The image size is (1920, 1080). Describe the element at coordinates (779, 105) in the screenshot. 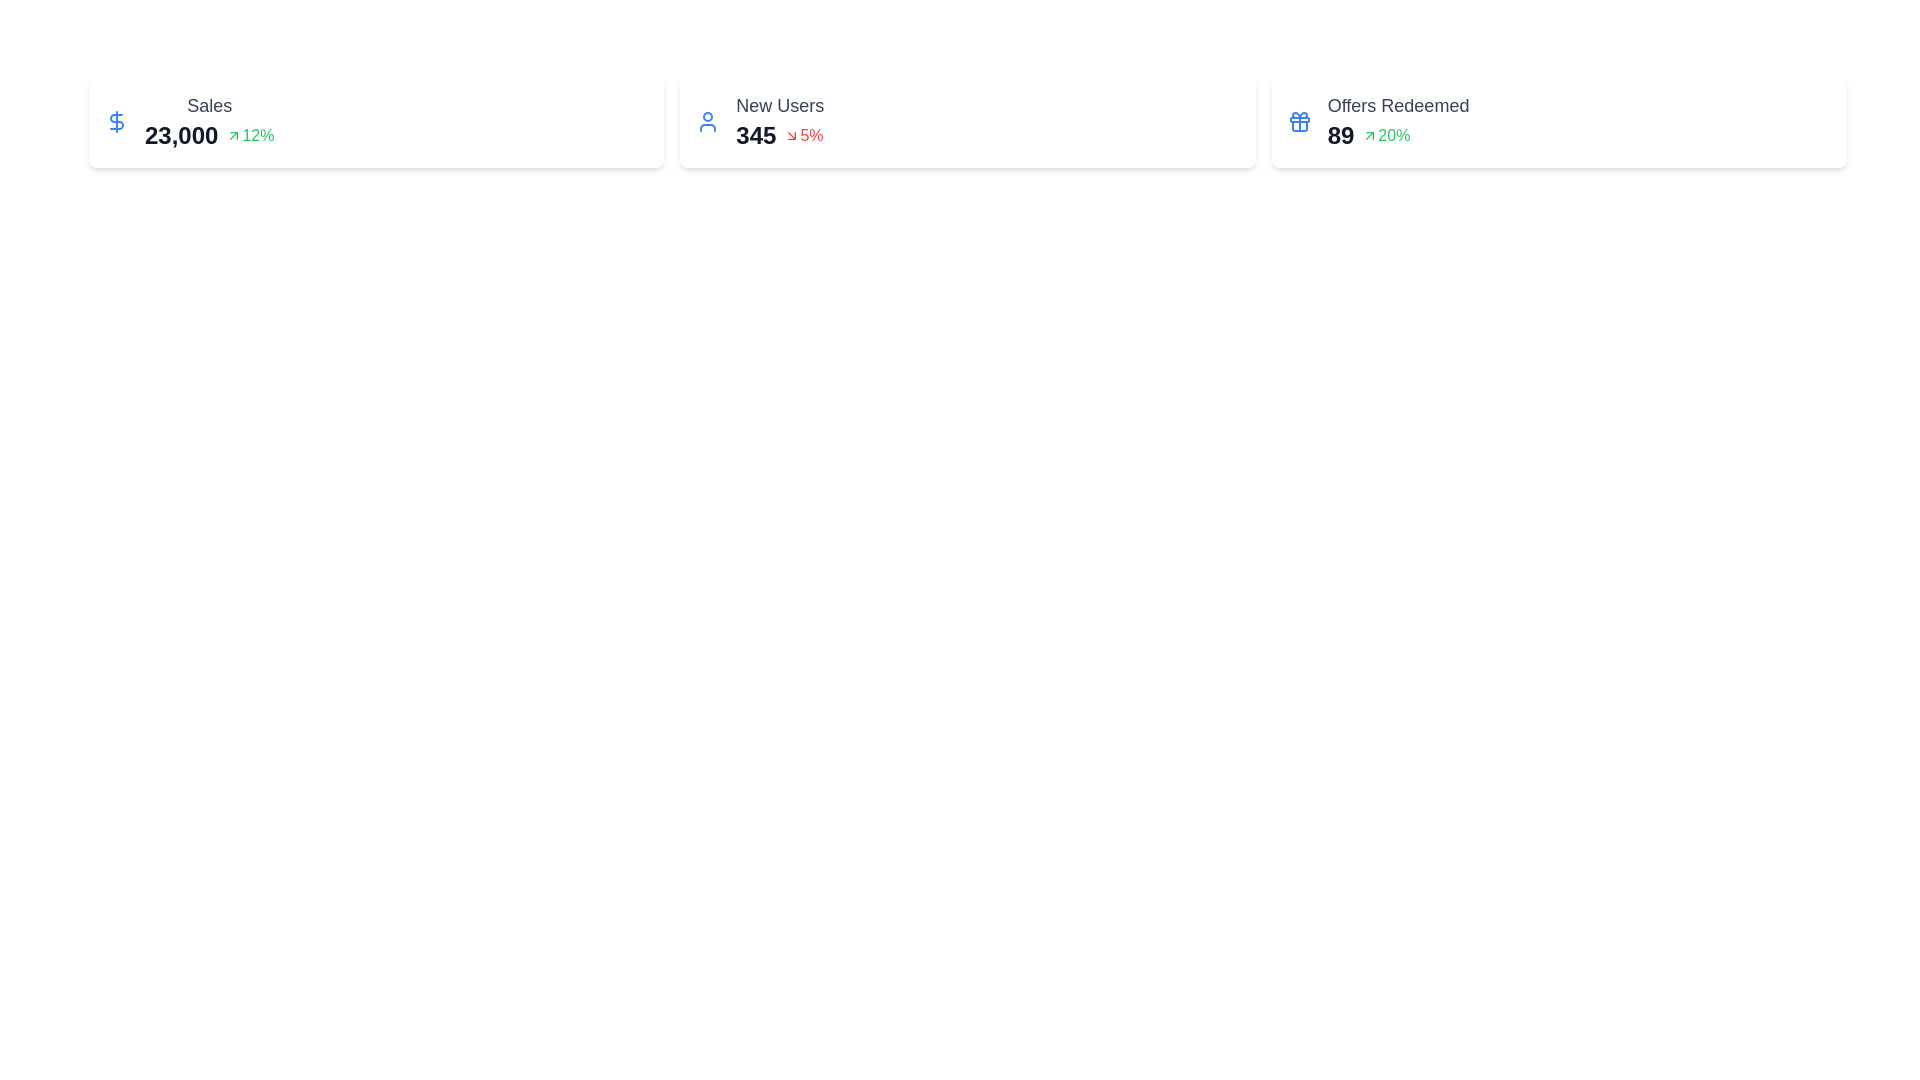

I see `the static text label 'New Users' which serves as a title indicating the metric being represented, positioned at the upper part of the card between 'Sales' and 'Offers Redeemed'` at that location.